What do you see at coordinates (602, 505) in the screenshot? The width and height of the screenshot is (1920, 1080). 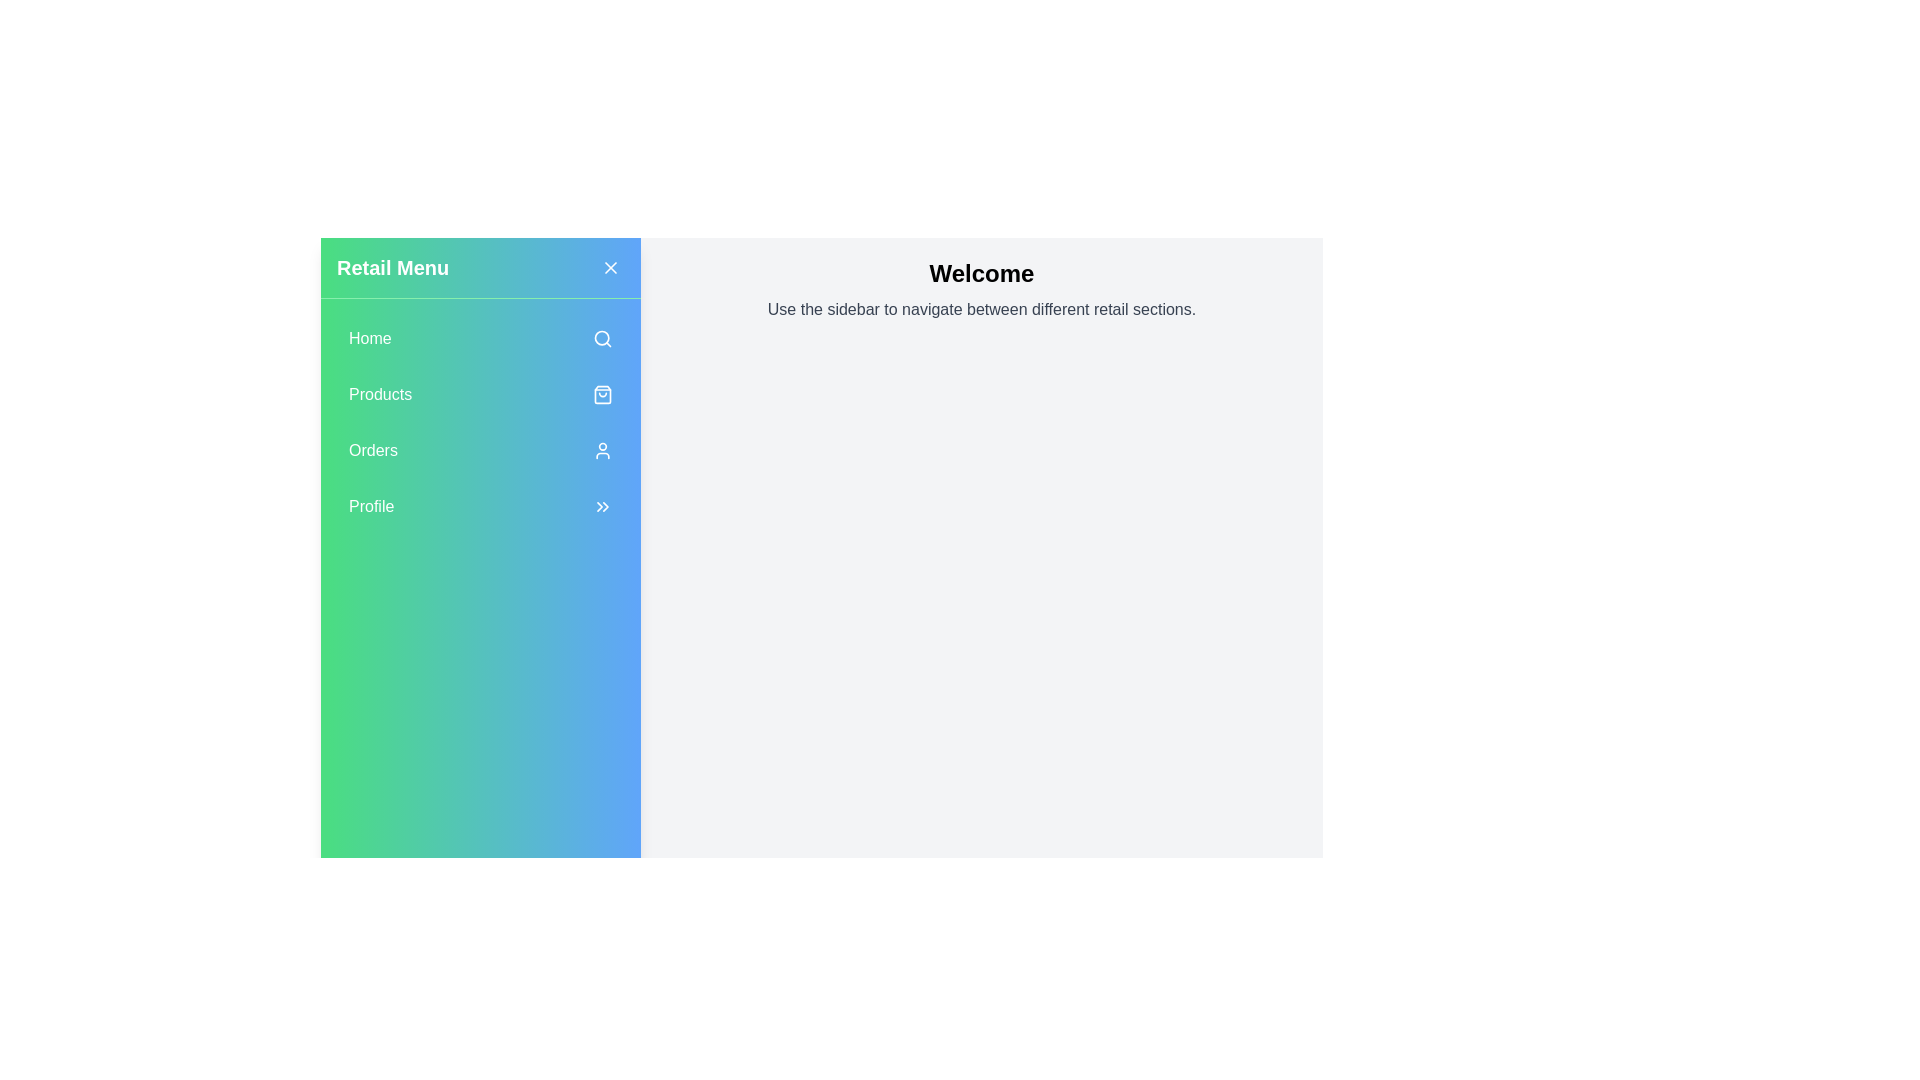 I see `the additional details icon located to the far right of the 'Profile' text in the sidebar` at bounding box center [602, 505].